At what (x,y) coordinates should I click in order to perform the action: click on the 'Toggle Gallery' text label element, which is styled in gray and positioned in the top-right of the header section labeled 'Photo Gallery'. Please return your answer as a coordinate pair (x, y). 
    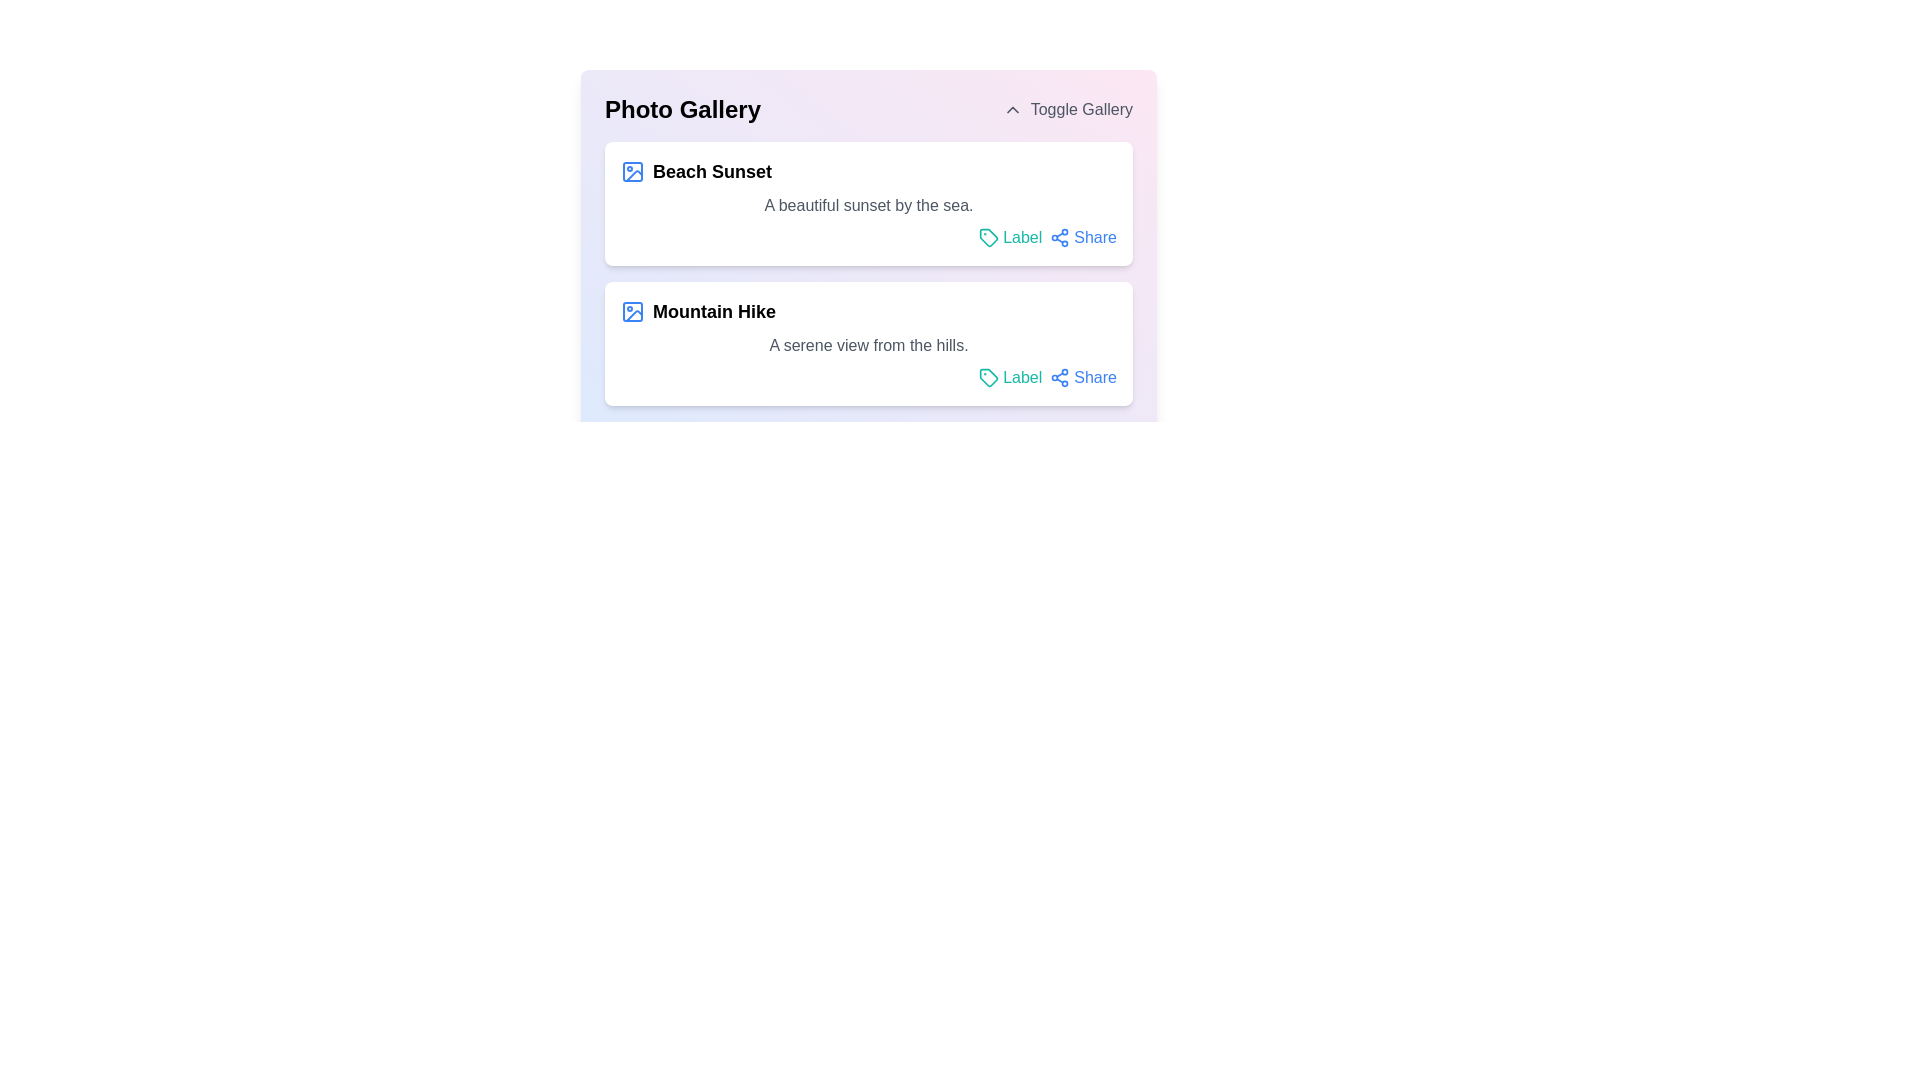
    Looking at the image, I should click on (1080, 110).